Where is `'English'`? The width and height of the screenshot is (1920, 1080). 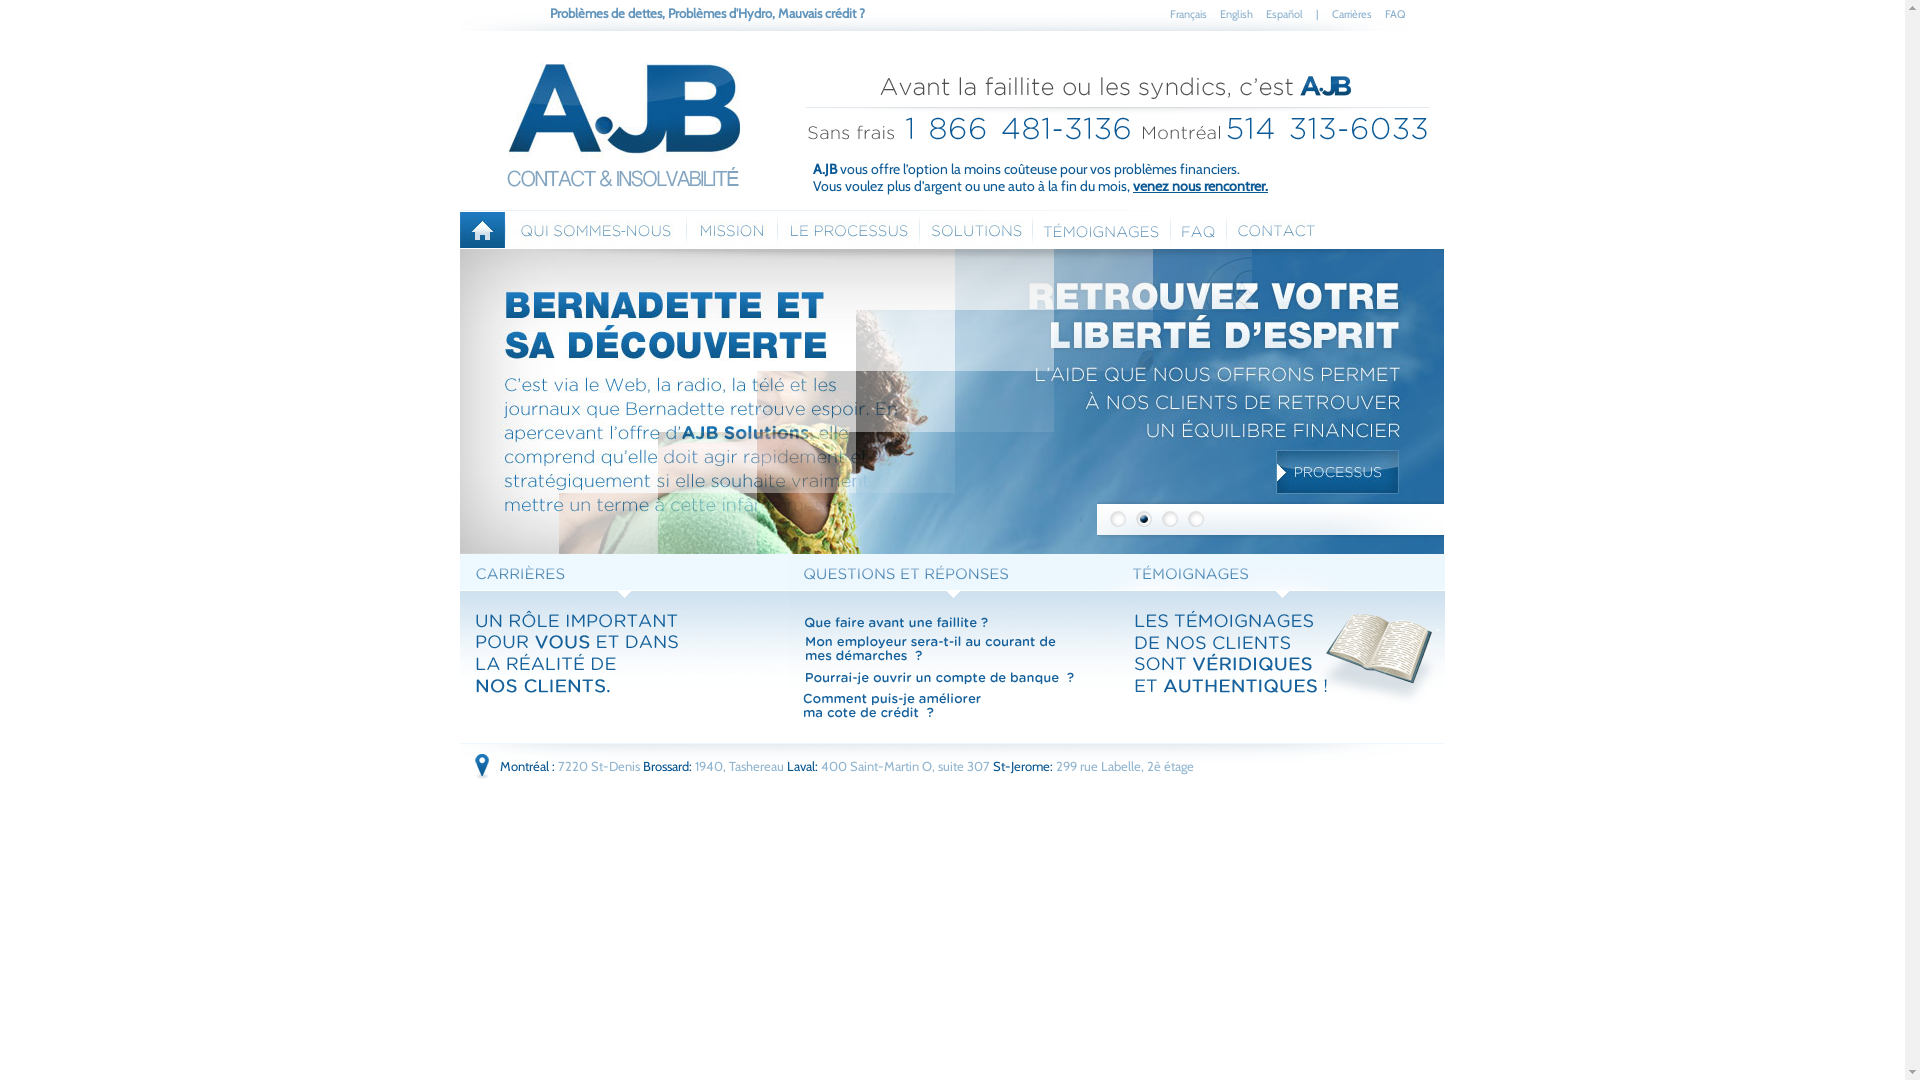
'English' is located at coordinates (1235, 14).